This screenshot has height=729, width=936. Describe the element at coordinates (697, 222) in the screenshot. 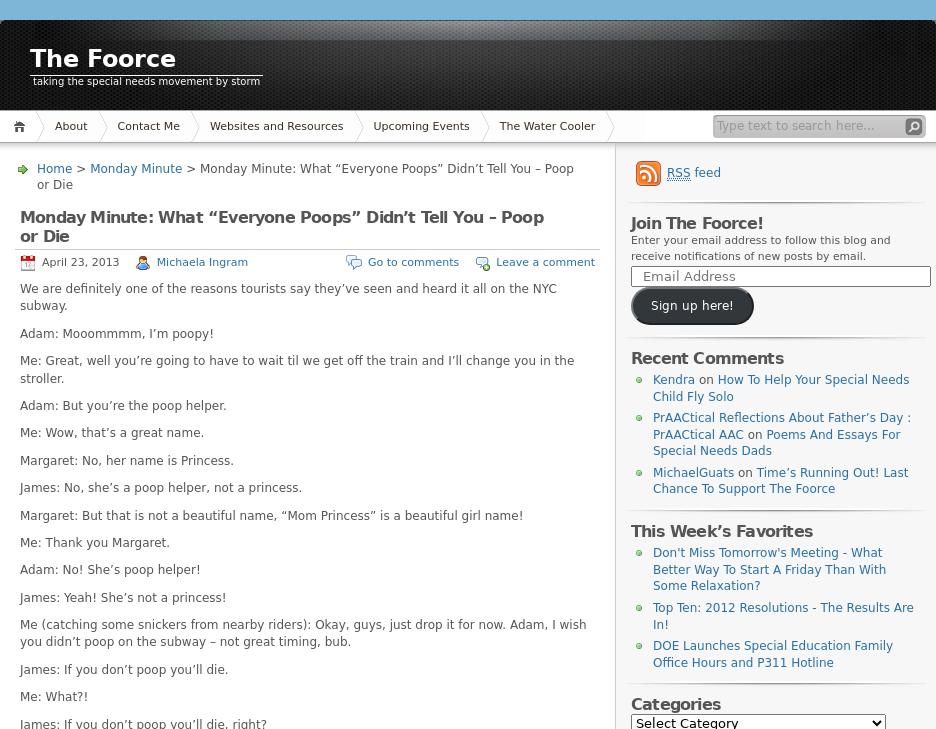

I see `'Join The Foorce!'` at that location.